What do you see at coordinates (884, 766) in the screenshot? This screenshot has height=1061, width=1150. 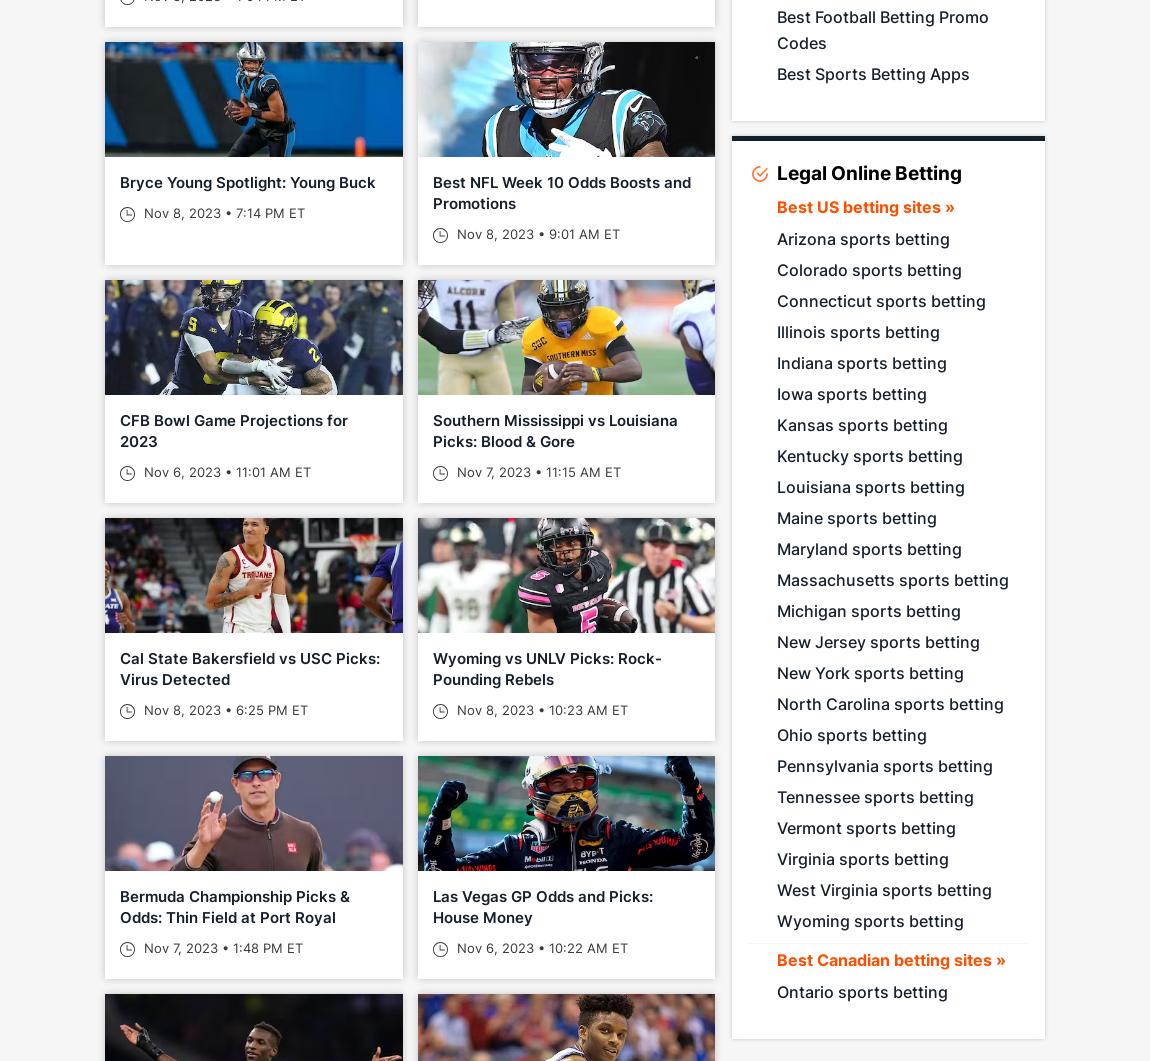 I see `'Pennsylvania sports betting'` at bounding box center [884, 766].